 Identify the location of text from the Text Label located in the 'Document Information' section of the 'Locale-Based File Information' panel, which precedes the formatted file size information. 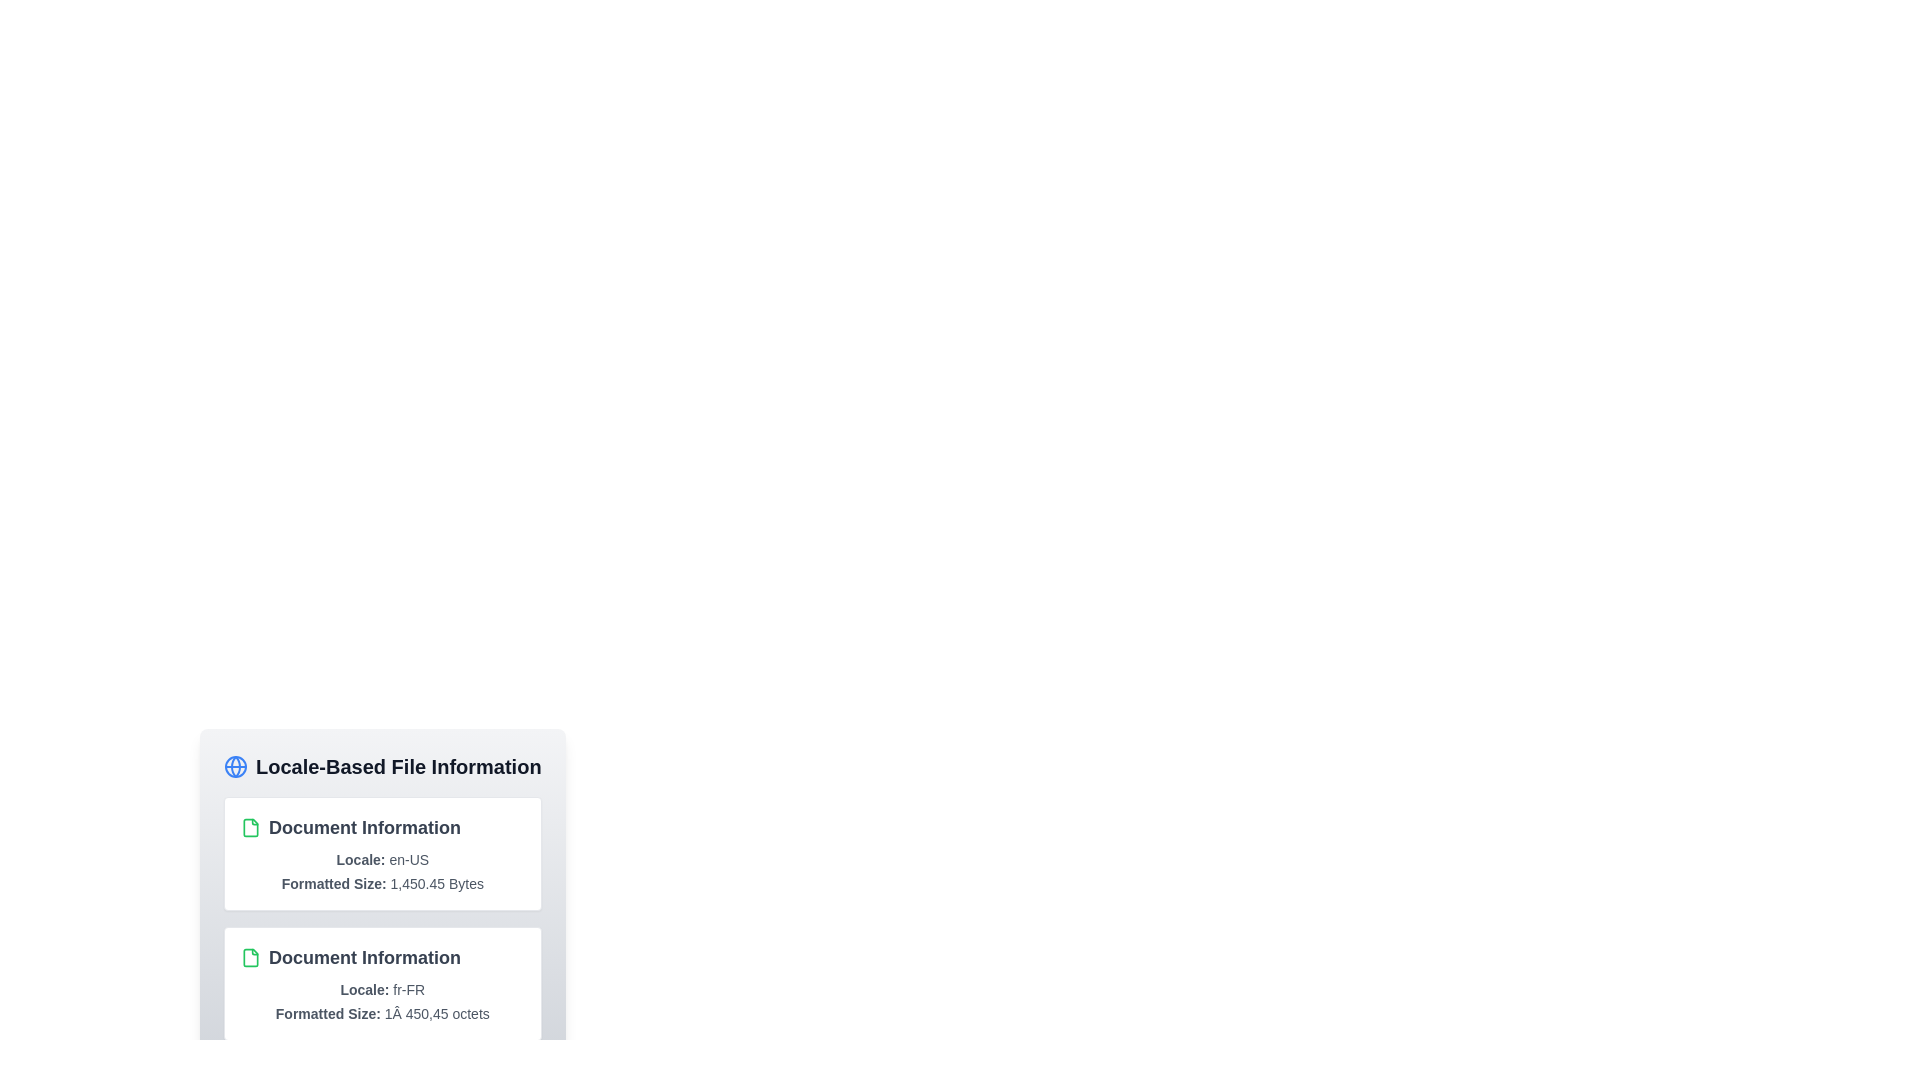
(328, 1014).